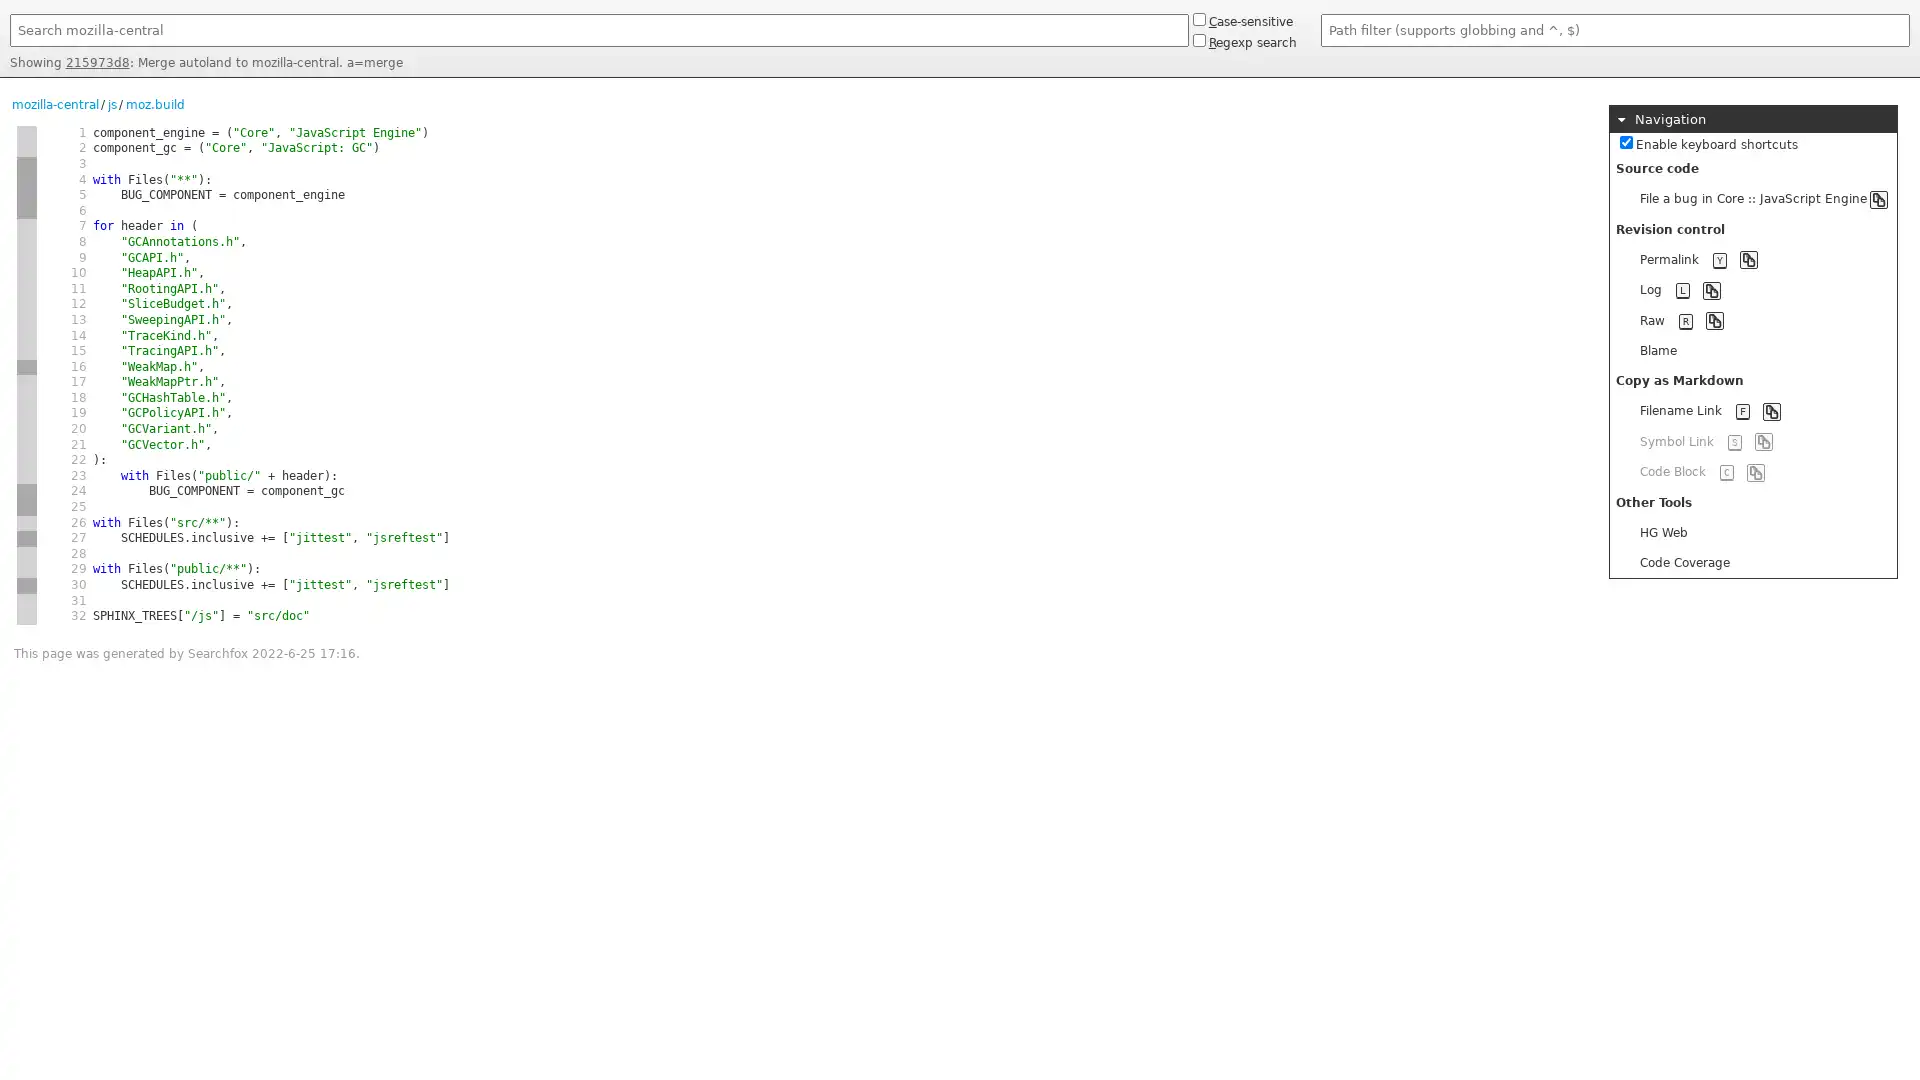  What do you see at coordinates (27, 180) in the screenshot?
I see `same hash 2` at bounding box center [27, 180].